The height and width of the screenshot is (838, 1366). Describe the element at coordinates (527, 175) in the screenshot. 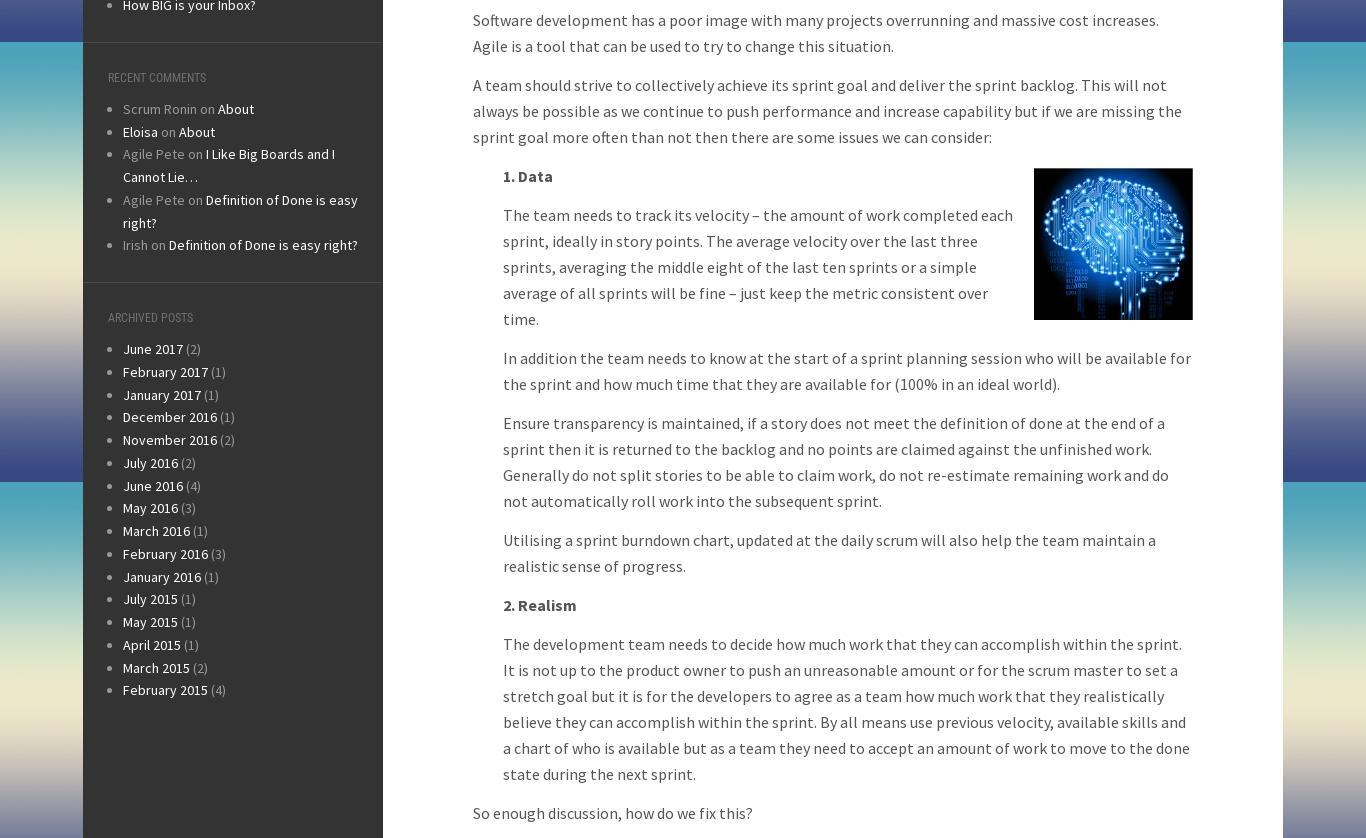

I see `'1. Data'` at that location.